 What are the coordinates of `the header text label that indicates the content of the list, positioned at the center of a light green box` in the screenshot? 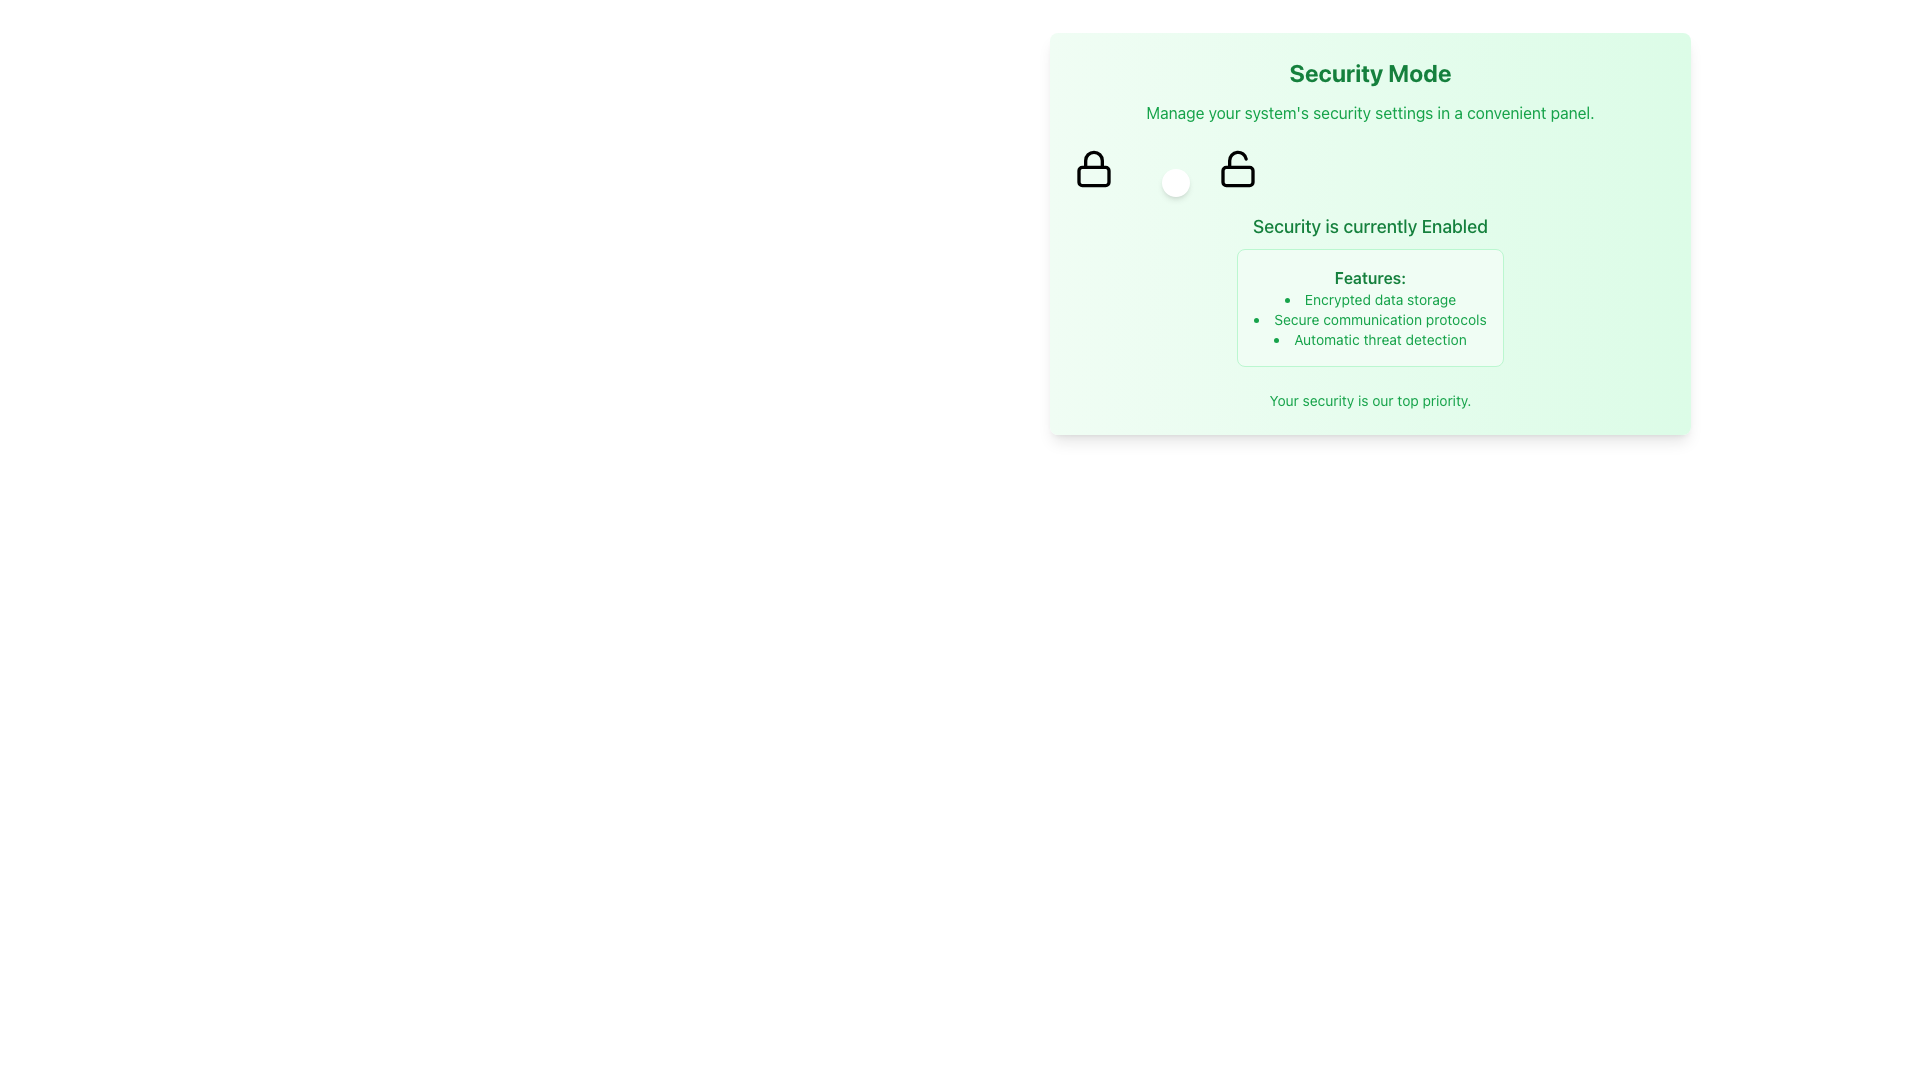 It's located at (1369, 277).